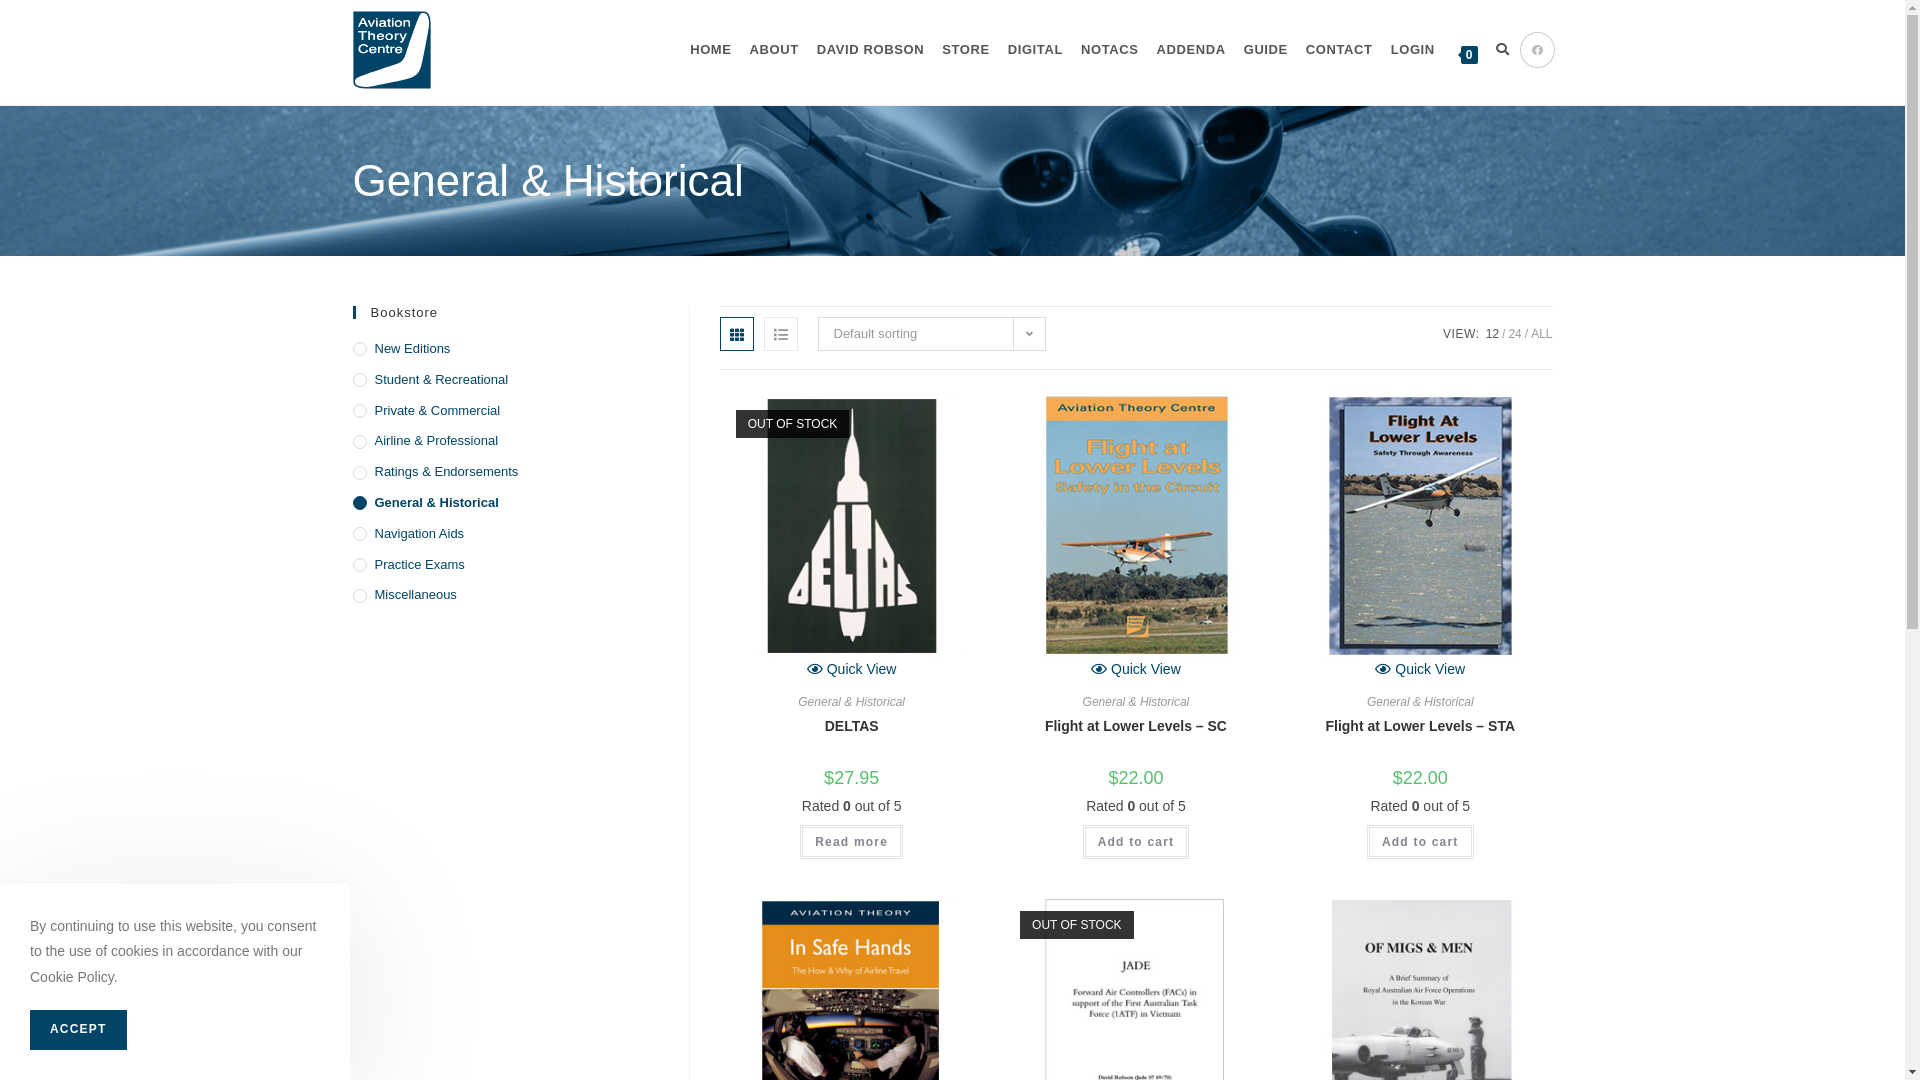  Describe the element at coordinates (1514, 333) in the screenshot. I see `'24'` at that location.